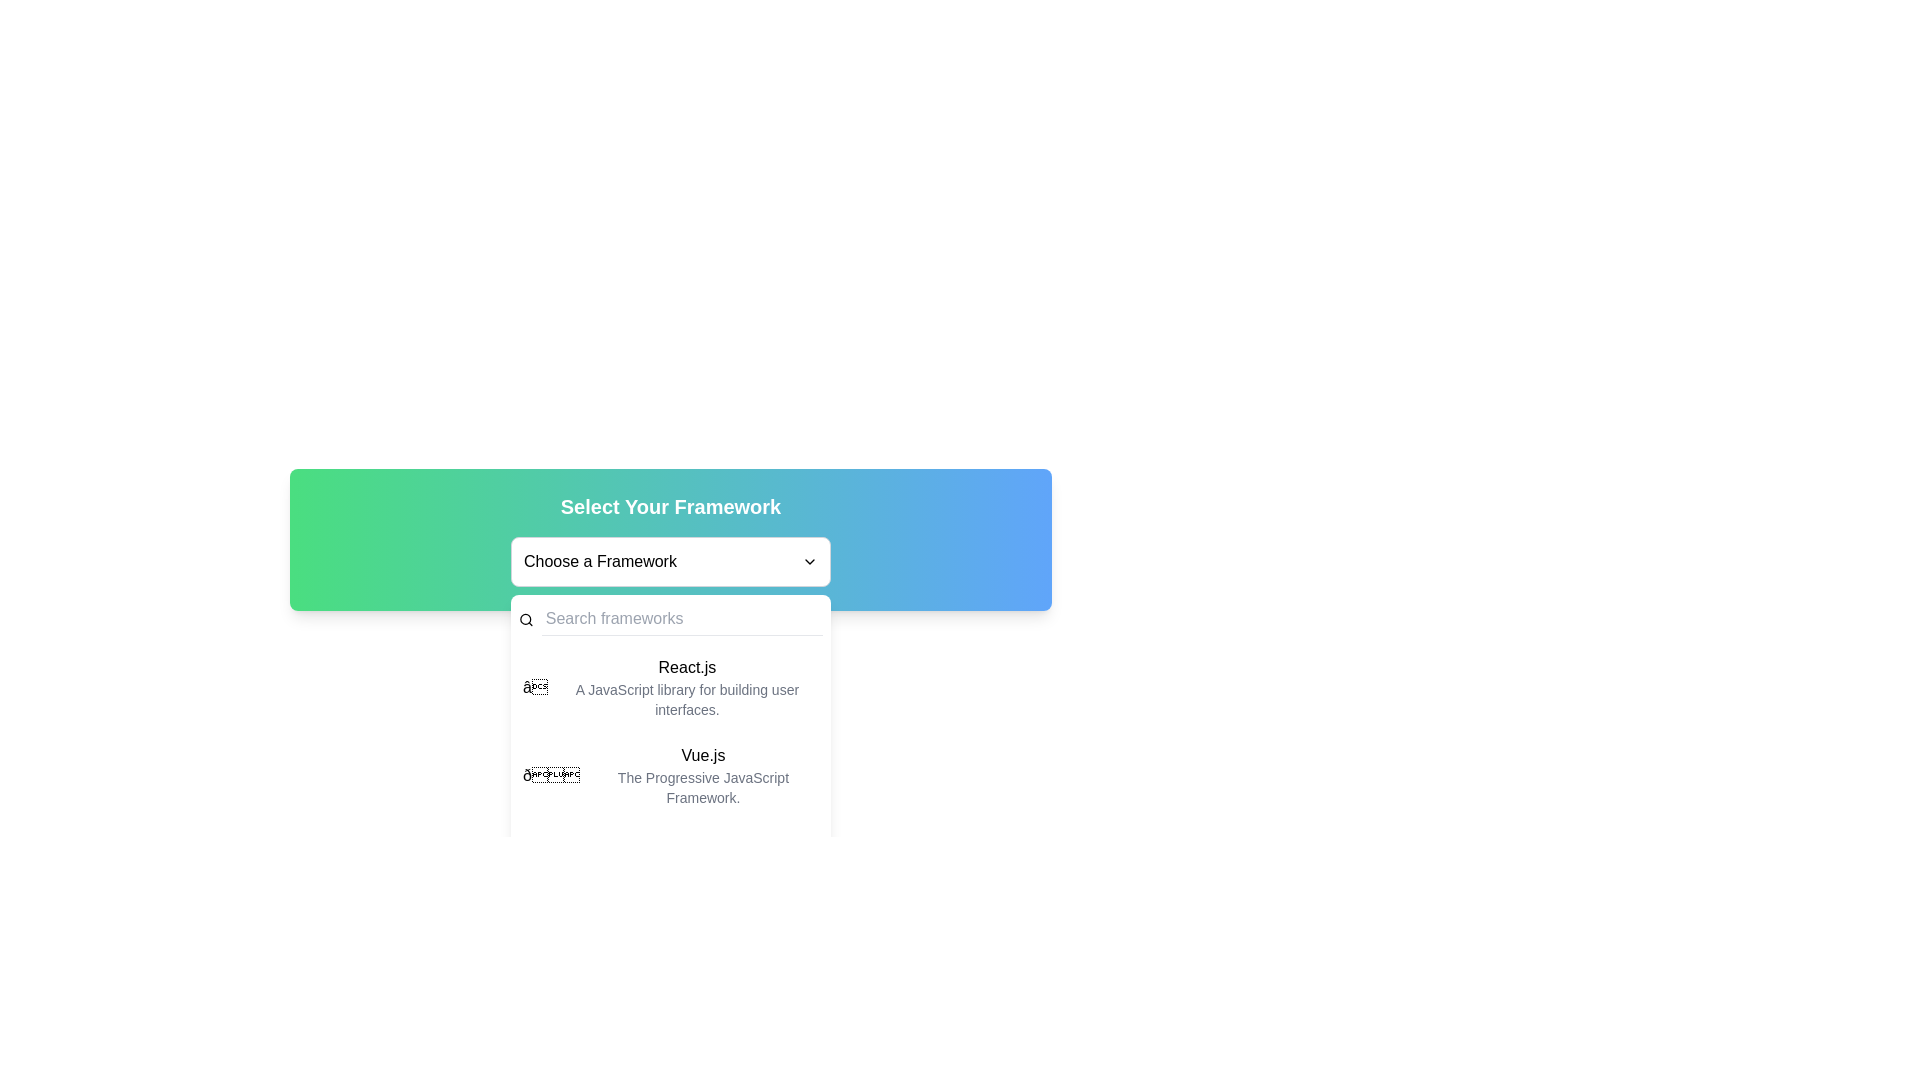 This screenshot has height=1080, width=1920. Describe the element at coordinates (687, 686) in the screenshot. I see `text content of the Text block labeled 'React.js' with a subtitle 'A JavaScript library for building user interfaces.' located in the dropdown menu interface` at that location.